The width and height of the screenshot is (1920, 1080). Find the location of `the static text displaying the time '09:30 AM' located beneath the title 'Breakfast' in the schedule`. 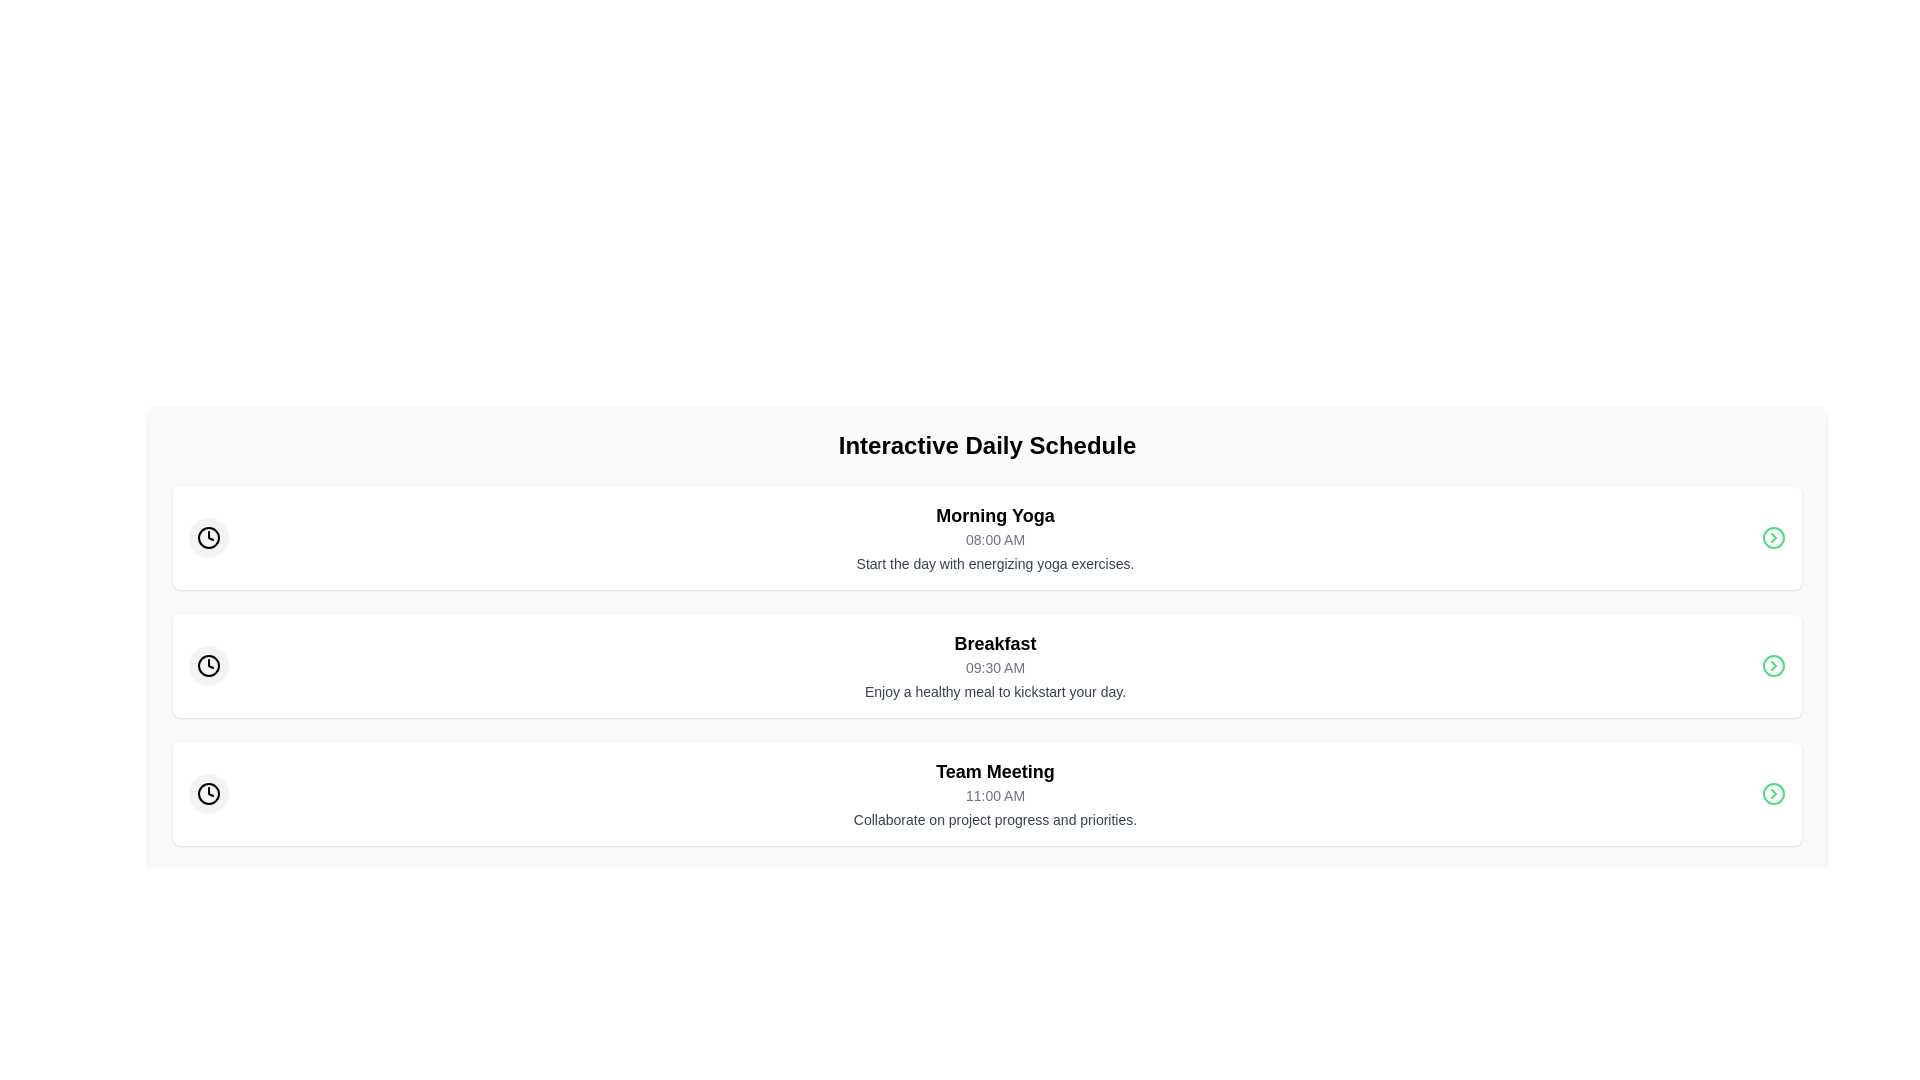

the static text displaying the time '09:30 AM' located beneath the title 'Breakfast' in the schedule is located at coordinates (995, 667).